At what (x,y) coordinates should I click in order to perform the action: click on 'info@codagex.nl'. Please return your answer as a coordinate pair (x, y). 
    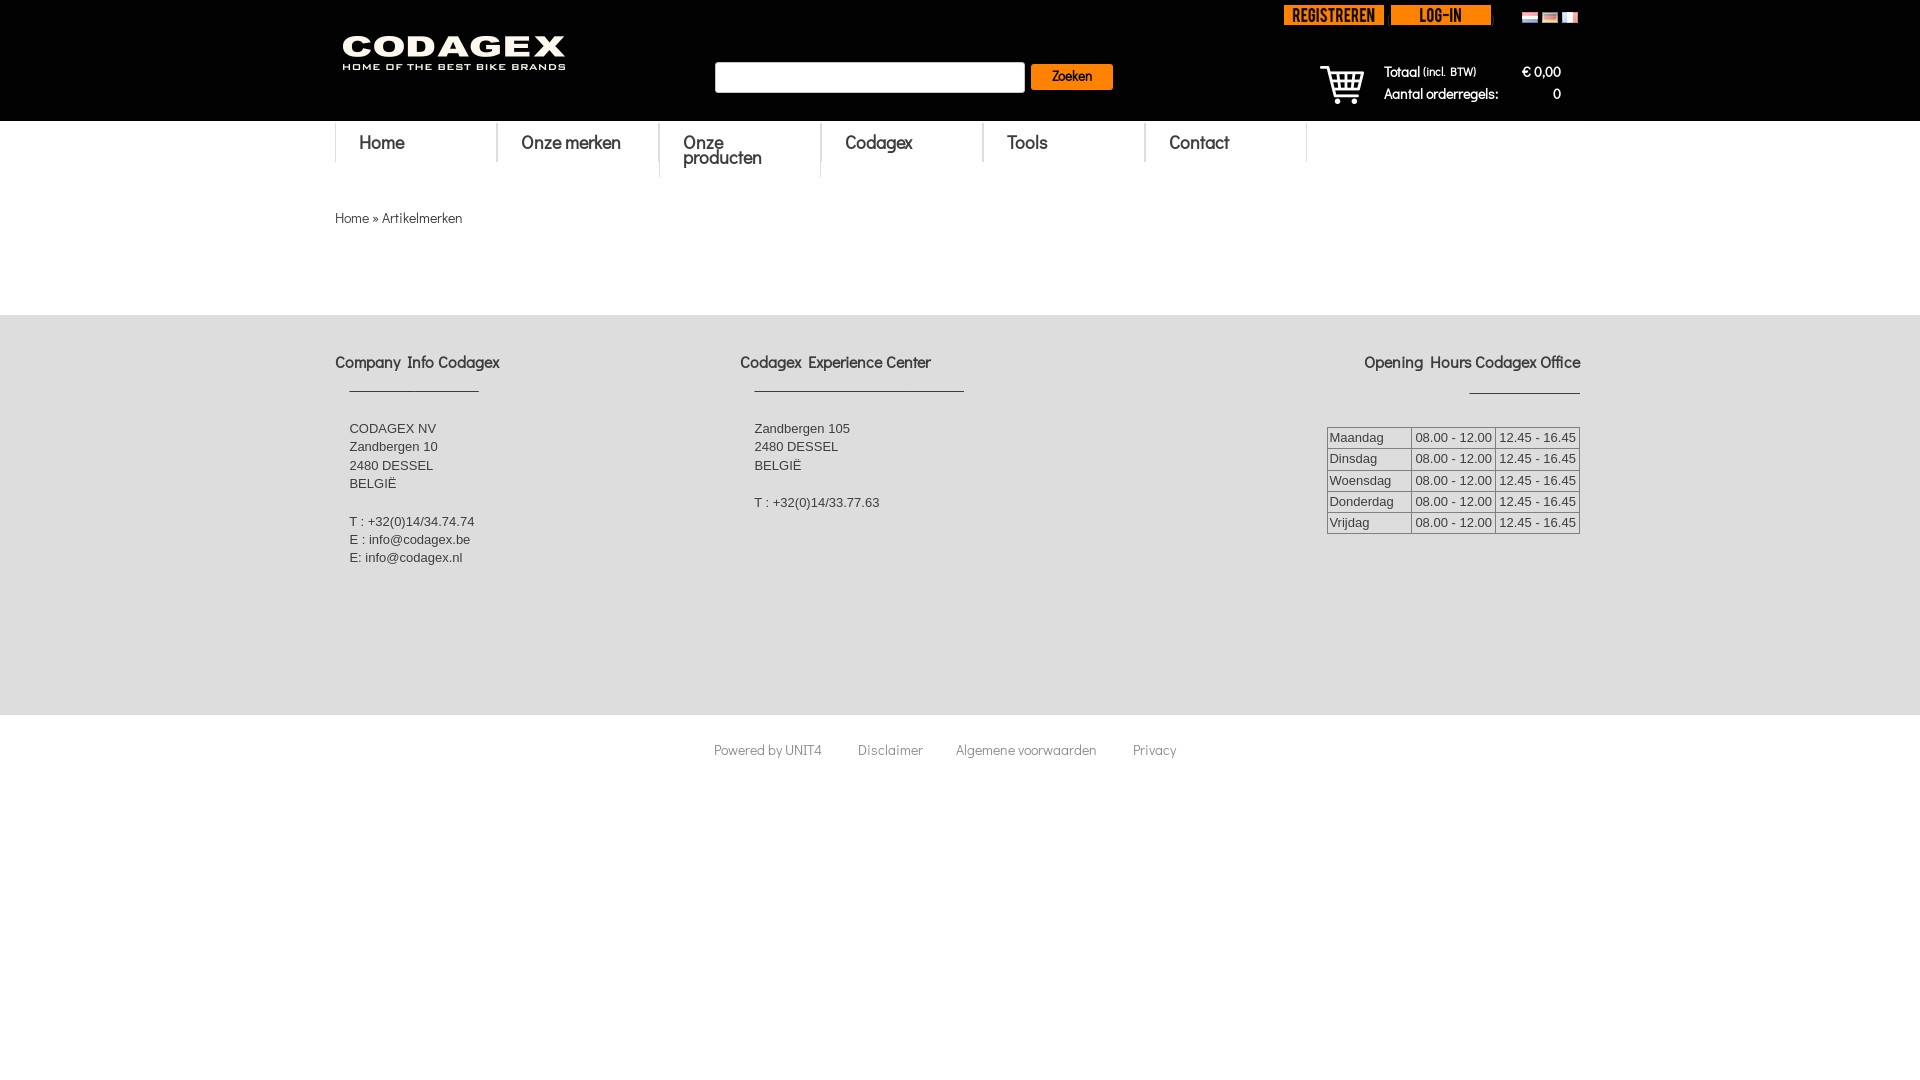
    Looking at the image, I should click on (412, 557).